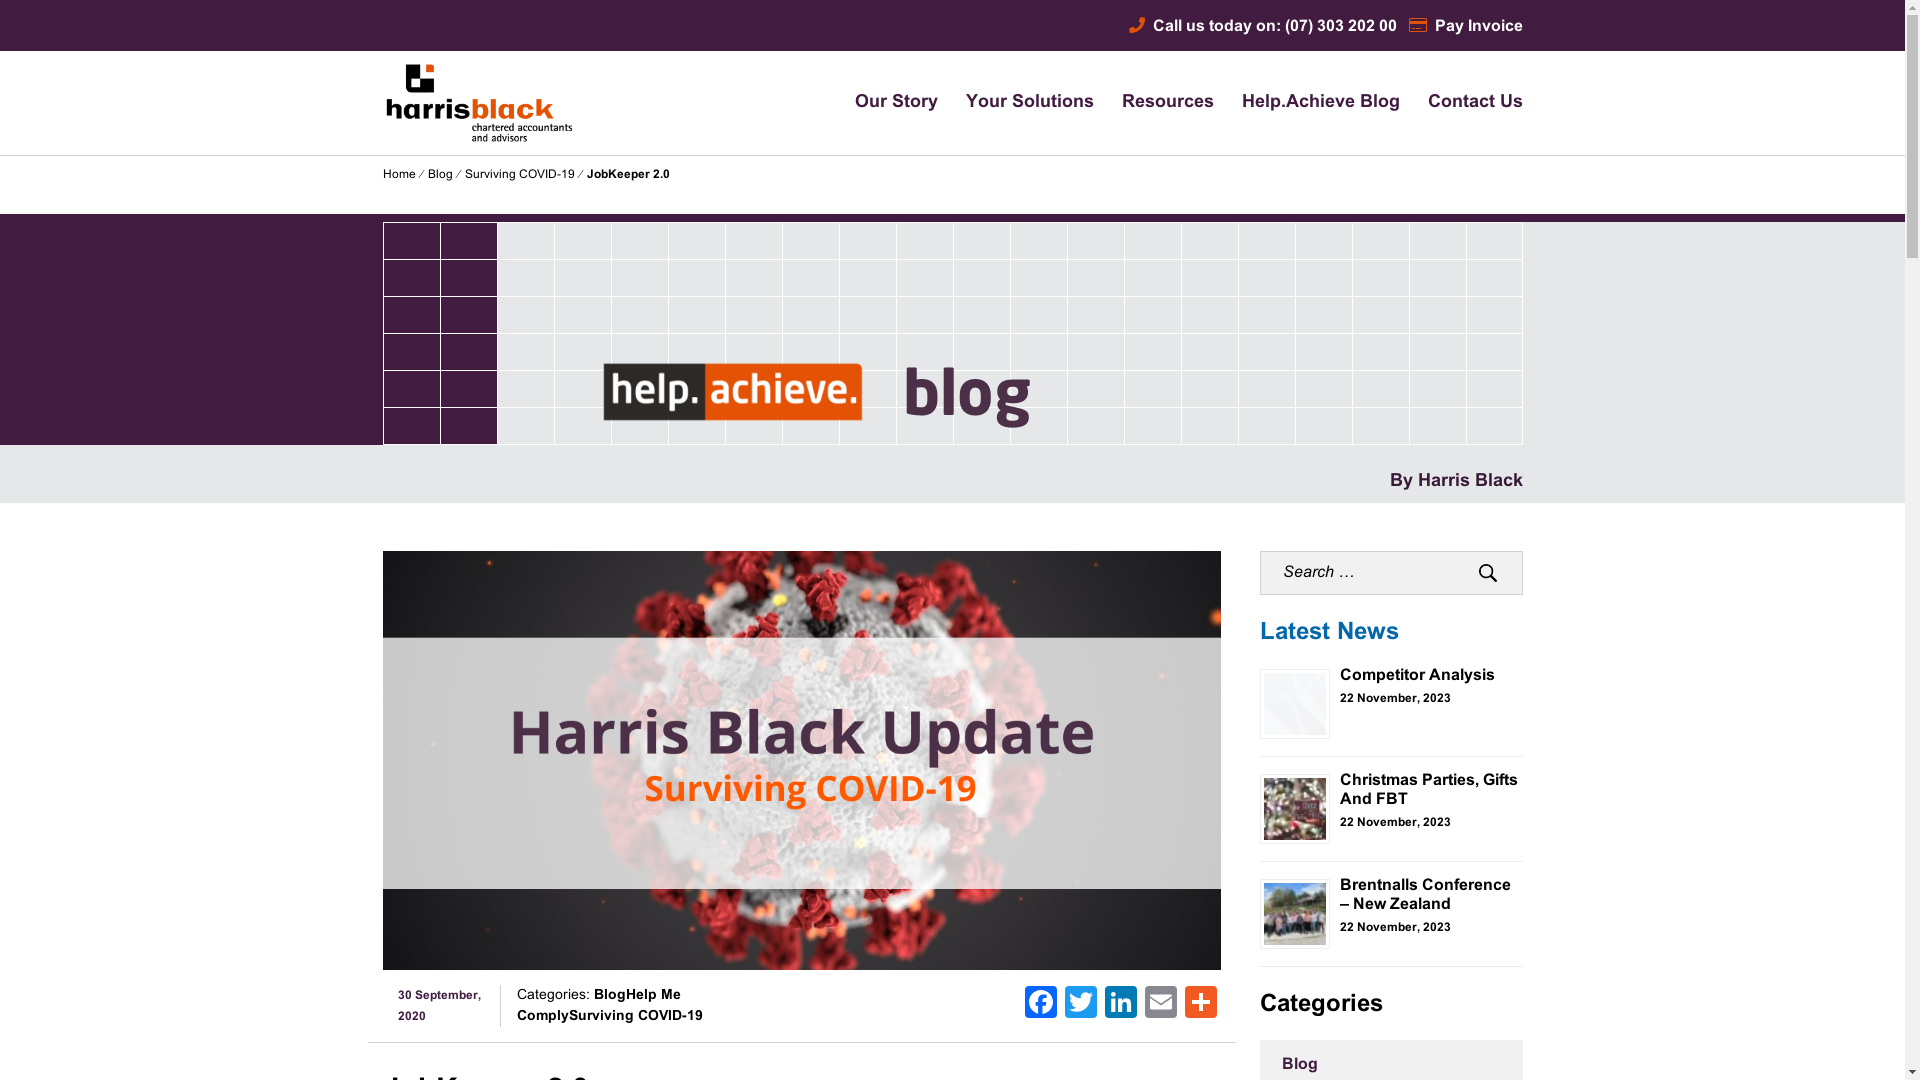  Describe the element at coordinates (1161, 1006) in the screenshot. I see `'Email'` at that location.